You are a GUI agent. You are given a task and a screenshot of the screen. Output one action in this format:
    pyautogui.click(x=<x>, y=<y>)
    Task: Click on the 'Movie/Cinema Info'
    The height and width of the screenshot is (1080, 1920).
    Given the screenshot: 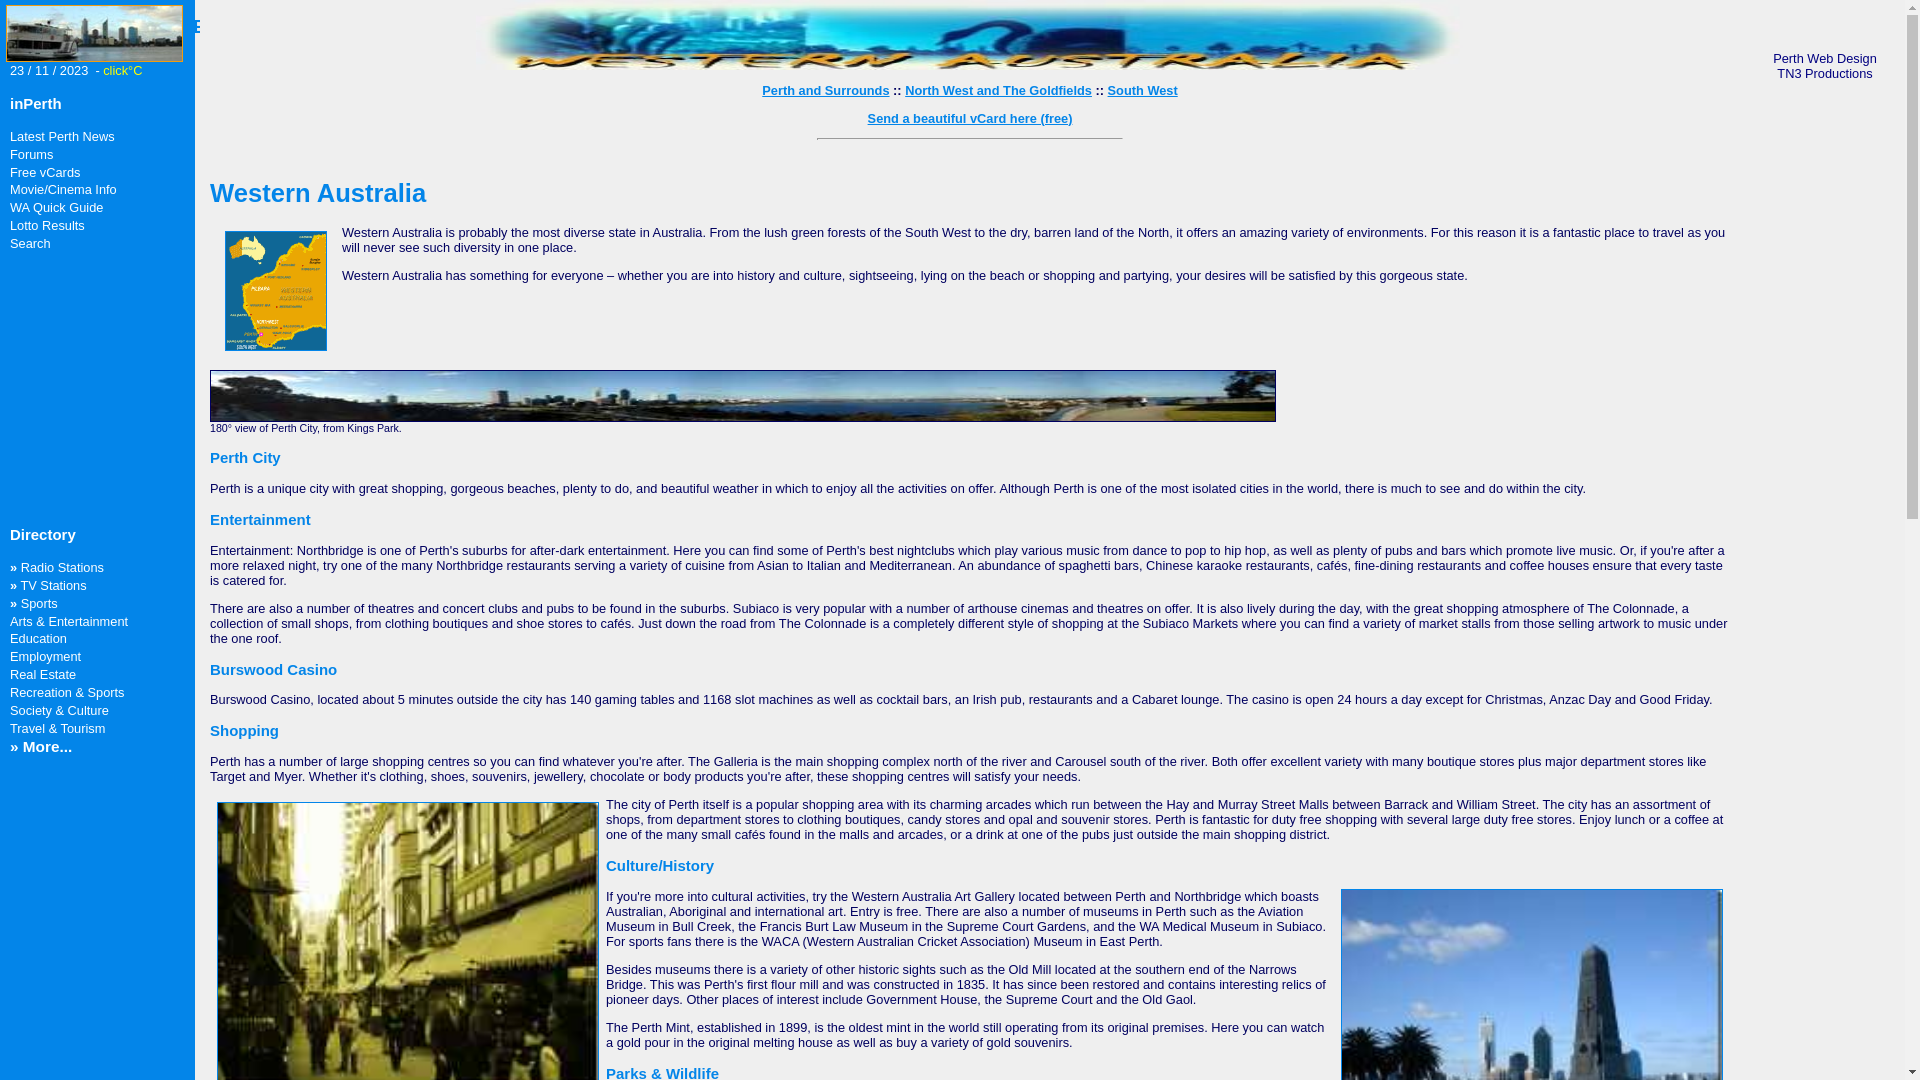 What is the action you would take?
    pyautogui.click(x=63, y=189)
    